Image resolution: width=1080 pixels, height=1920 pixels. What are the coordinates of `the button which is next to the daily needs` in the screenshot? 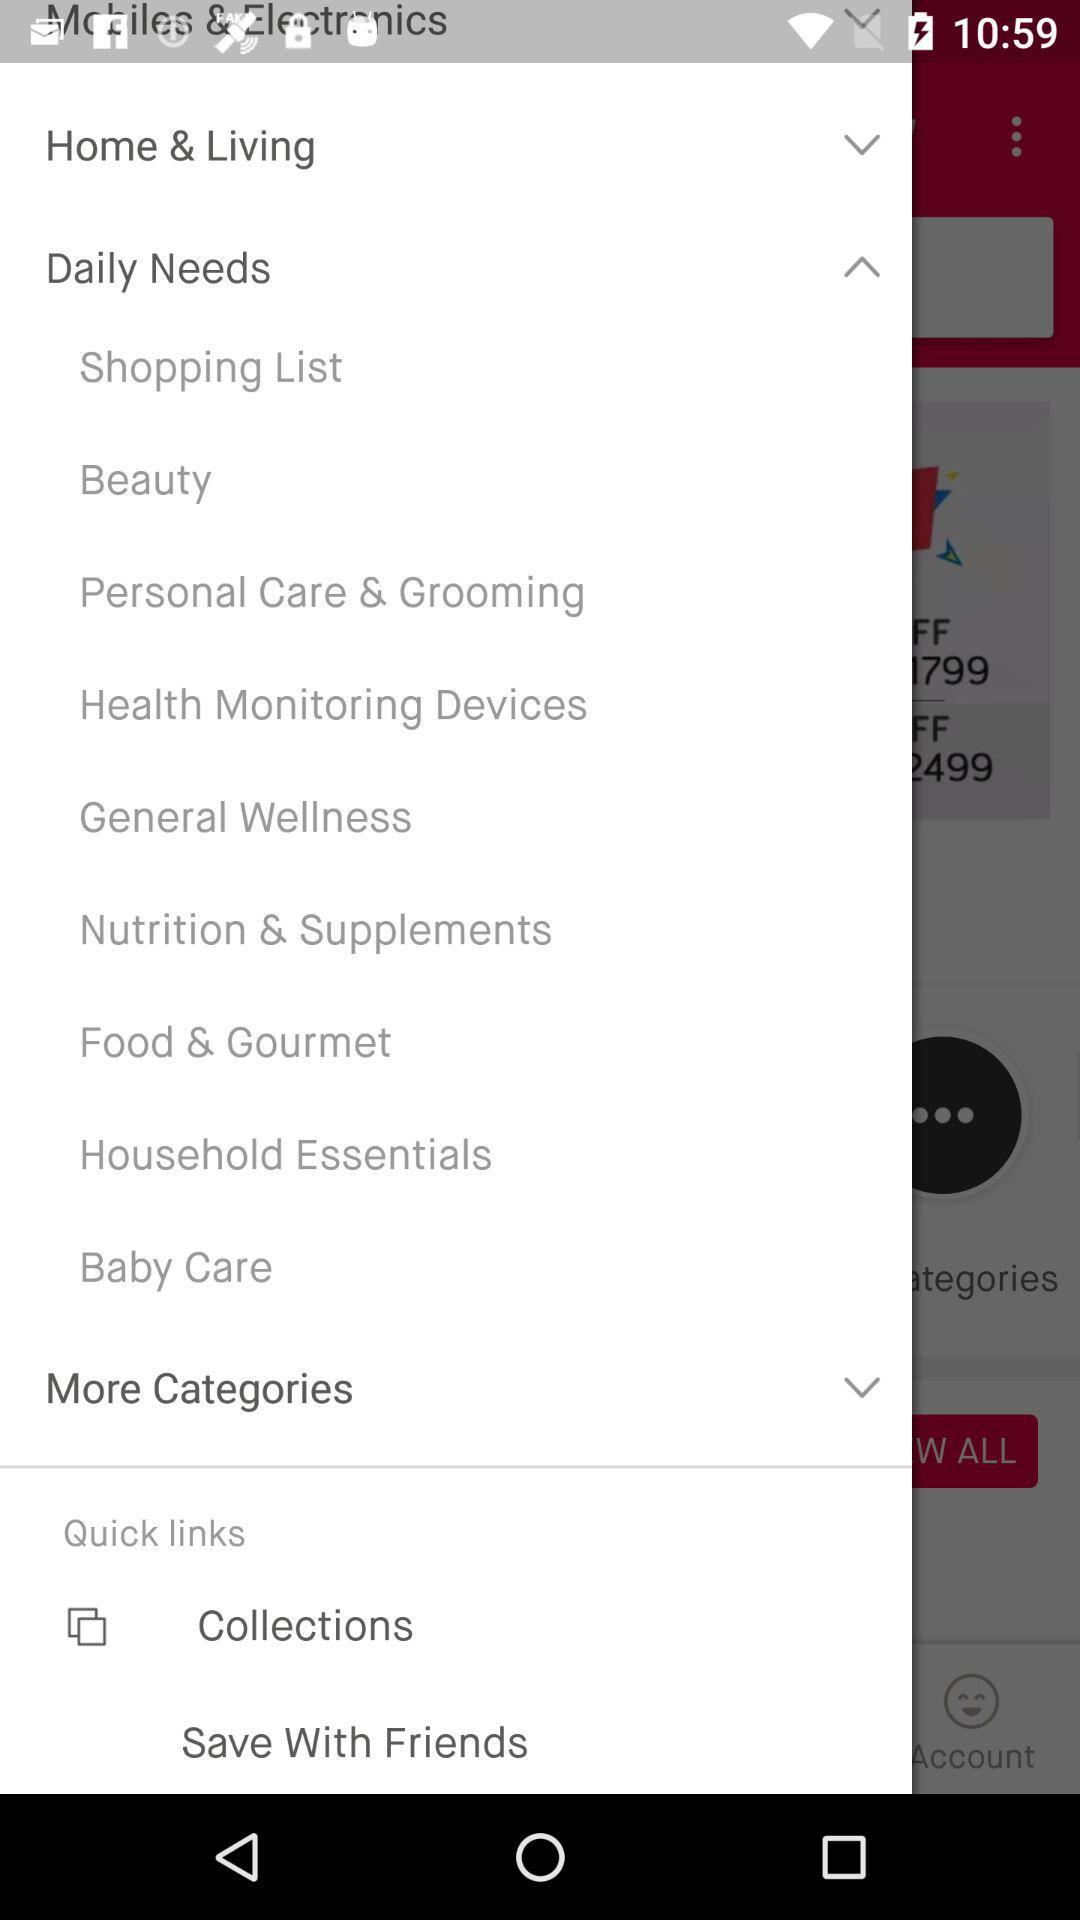 It's located at (861, 267).